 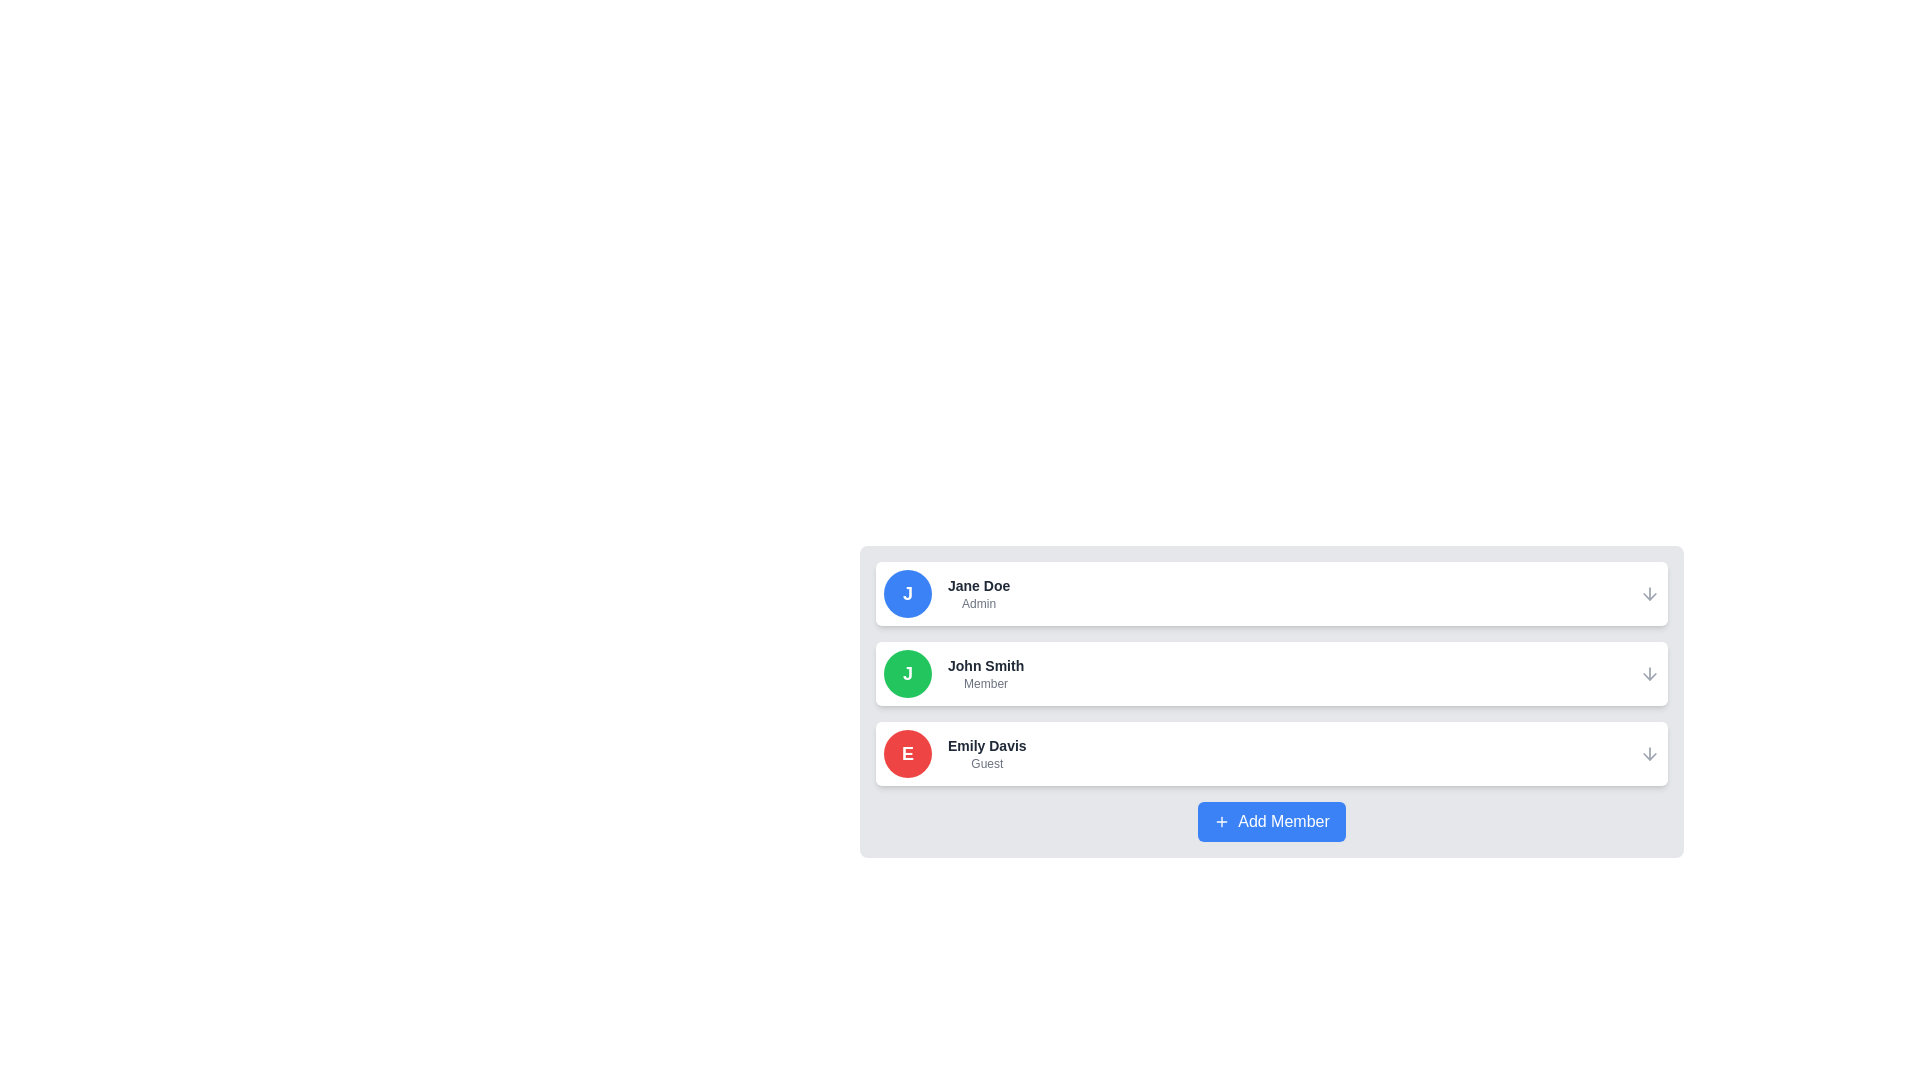 I want to click on the text element displaying 'Emily Davis', which is styled with a small bold font in dark gray, located in the bottom row of user cards, so click(x=987, y=745).